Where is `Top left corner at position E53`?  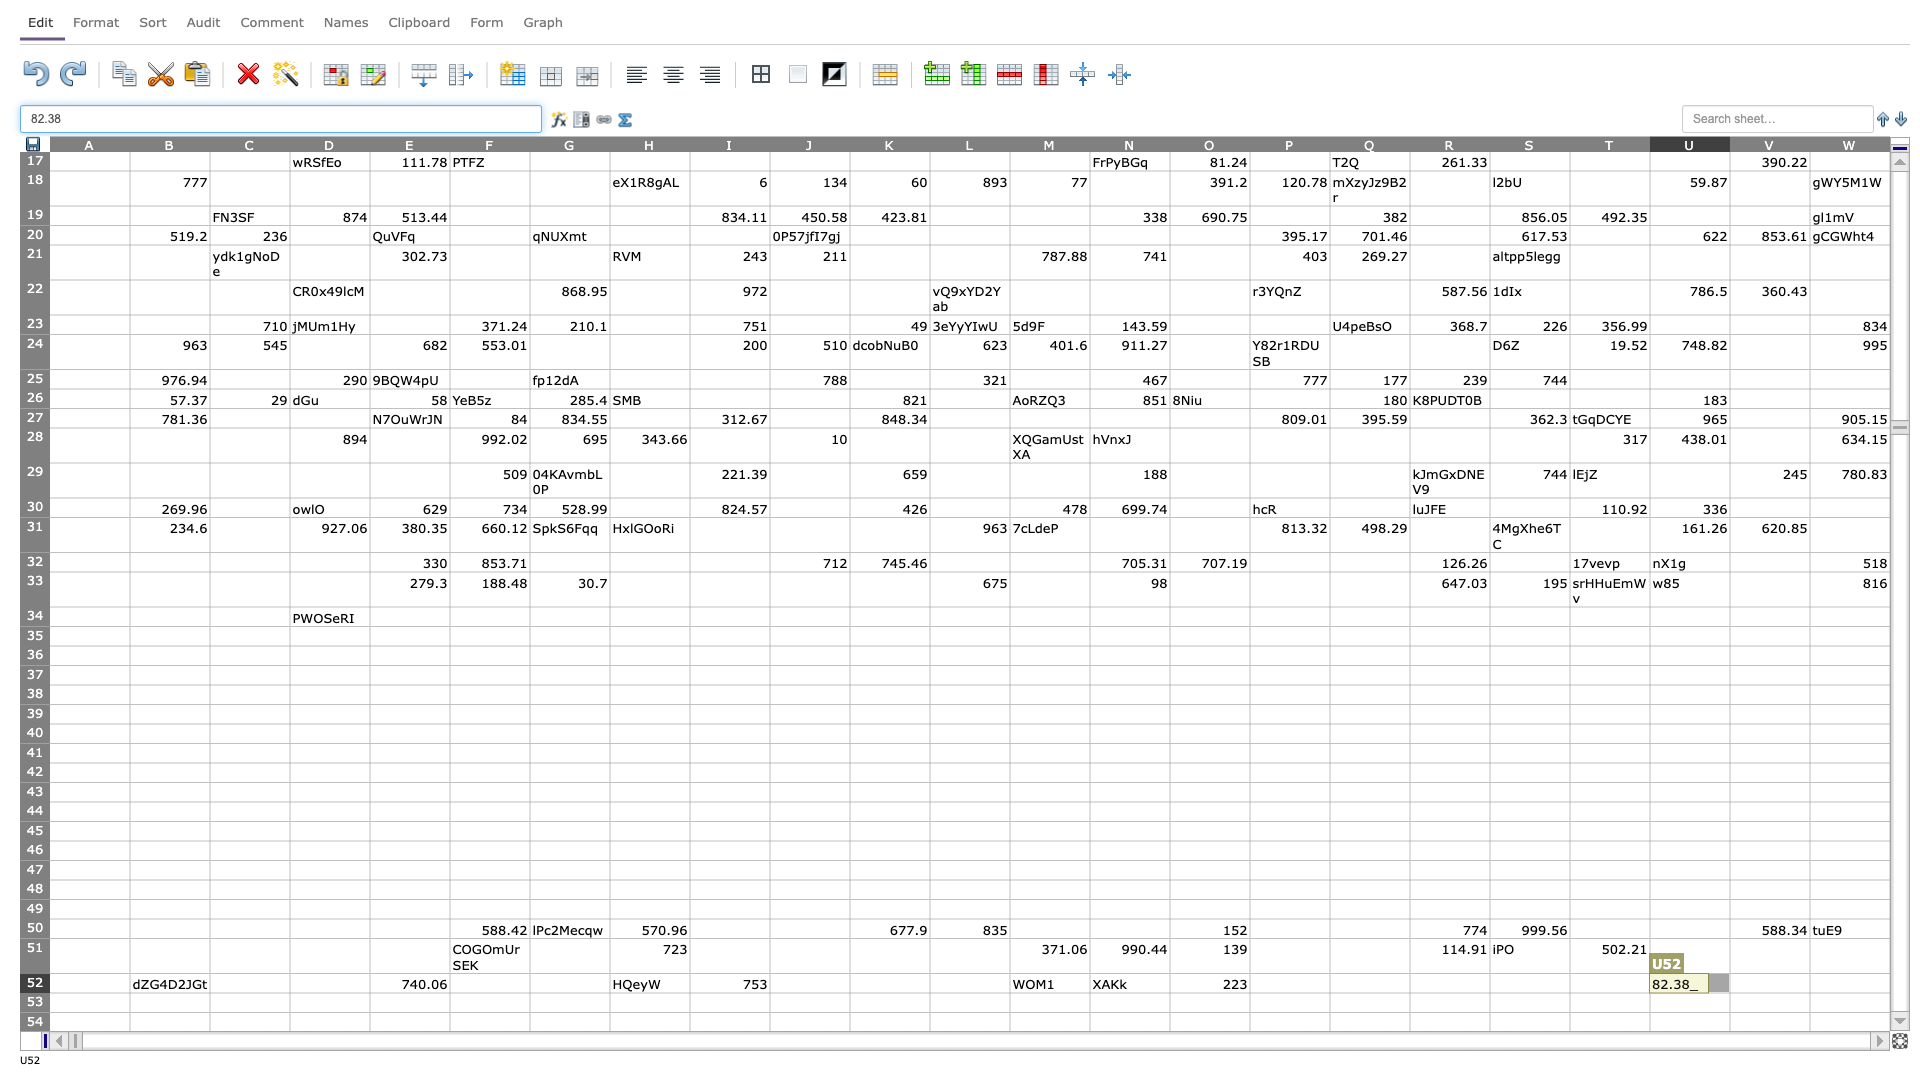
Top left corner at position E53 is located at coordinates (369, 992).